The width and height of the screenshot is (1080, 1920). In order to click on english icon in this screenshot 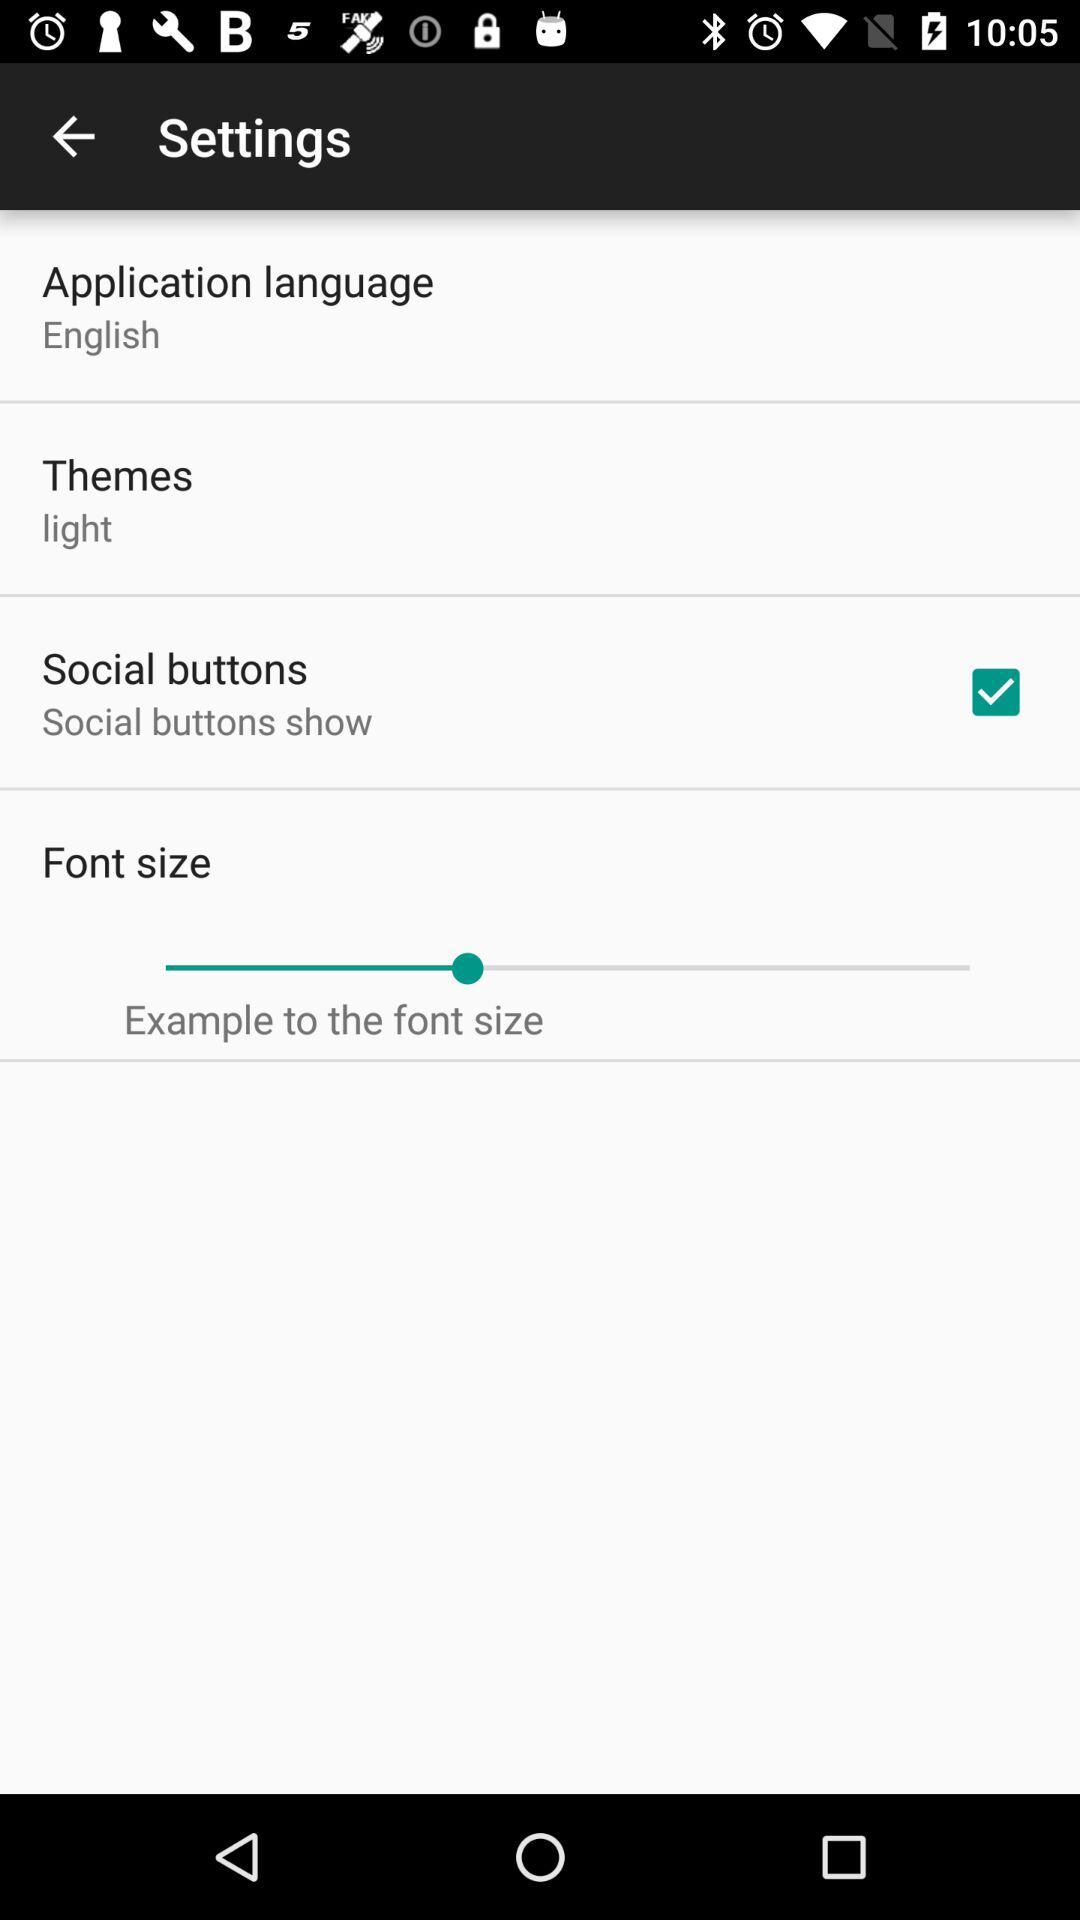, I will do `click(101, 333)`.